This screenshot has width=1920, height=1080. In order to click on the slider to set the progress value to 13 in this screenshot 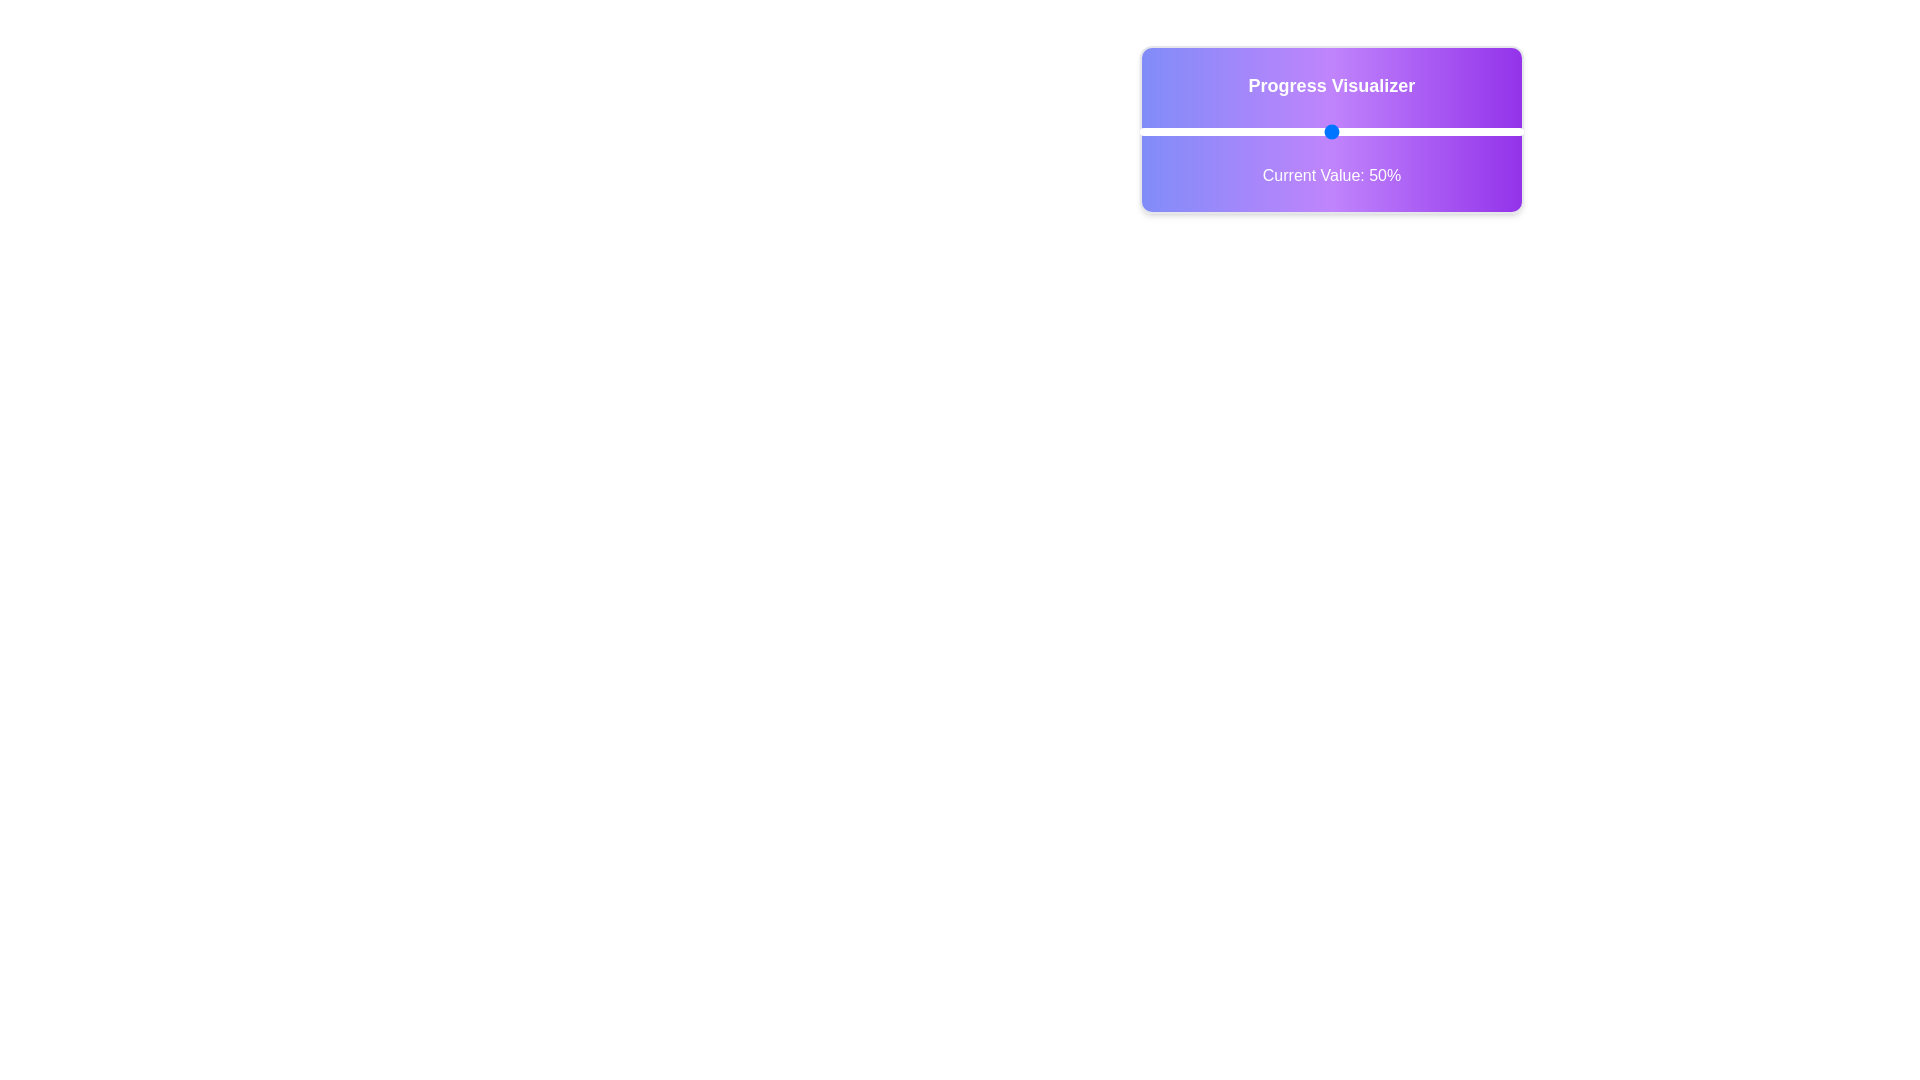, I will do `click(1190, 131)`.